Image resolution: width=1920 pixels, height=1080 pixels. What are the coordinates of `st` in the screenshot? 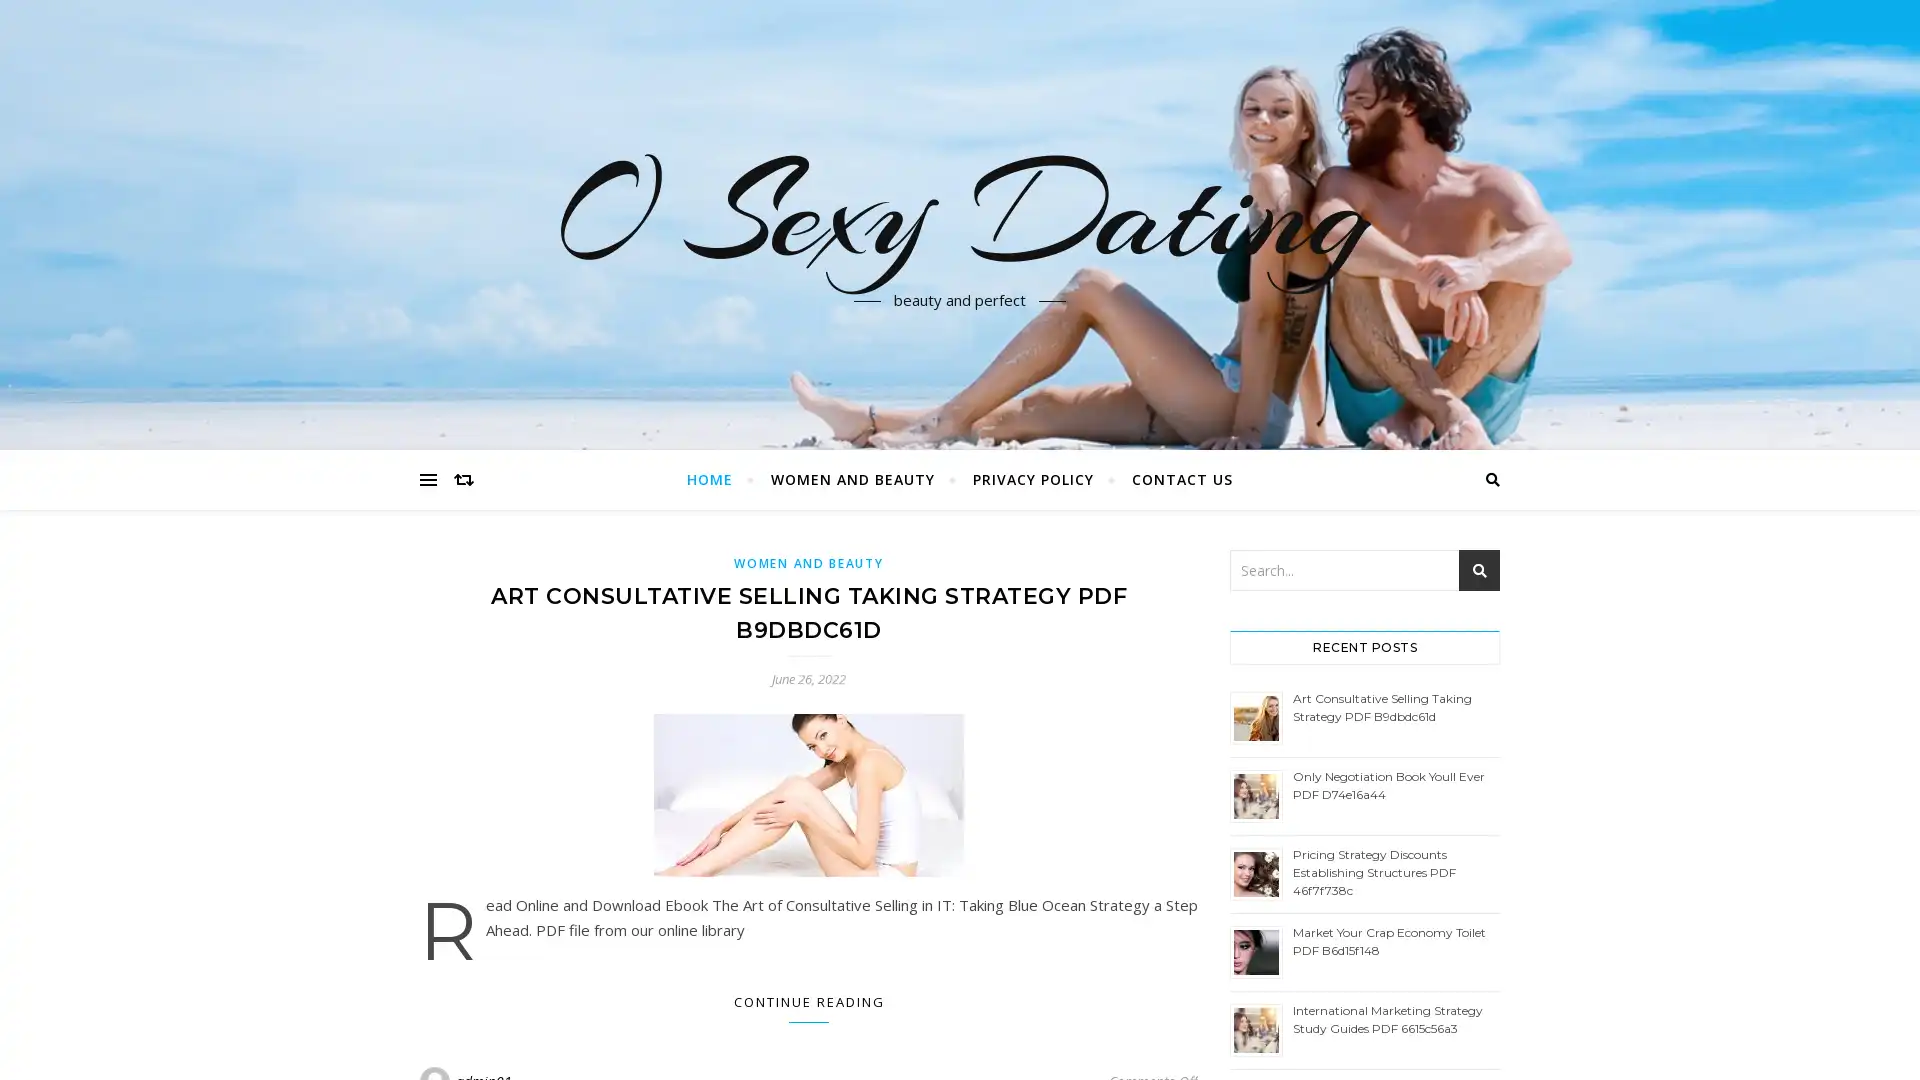 It's located at (1479, 570).